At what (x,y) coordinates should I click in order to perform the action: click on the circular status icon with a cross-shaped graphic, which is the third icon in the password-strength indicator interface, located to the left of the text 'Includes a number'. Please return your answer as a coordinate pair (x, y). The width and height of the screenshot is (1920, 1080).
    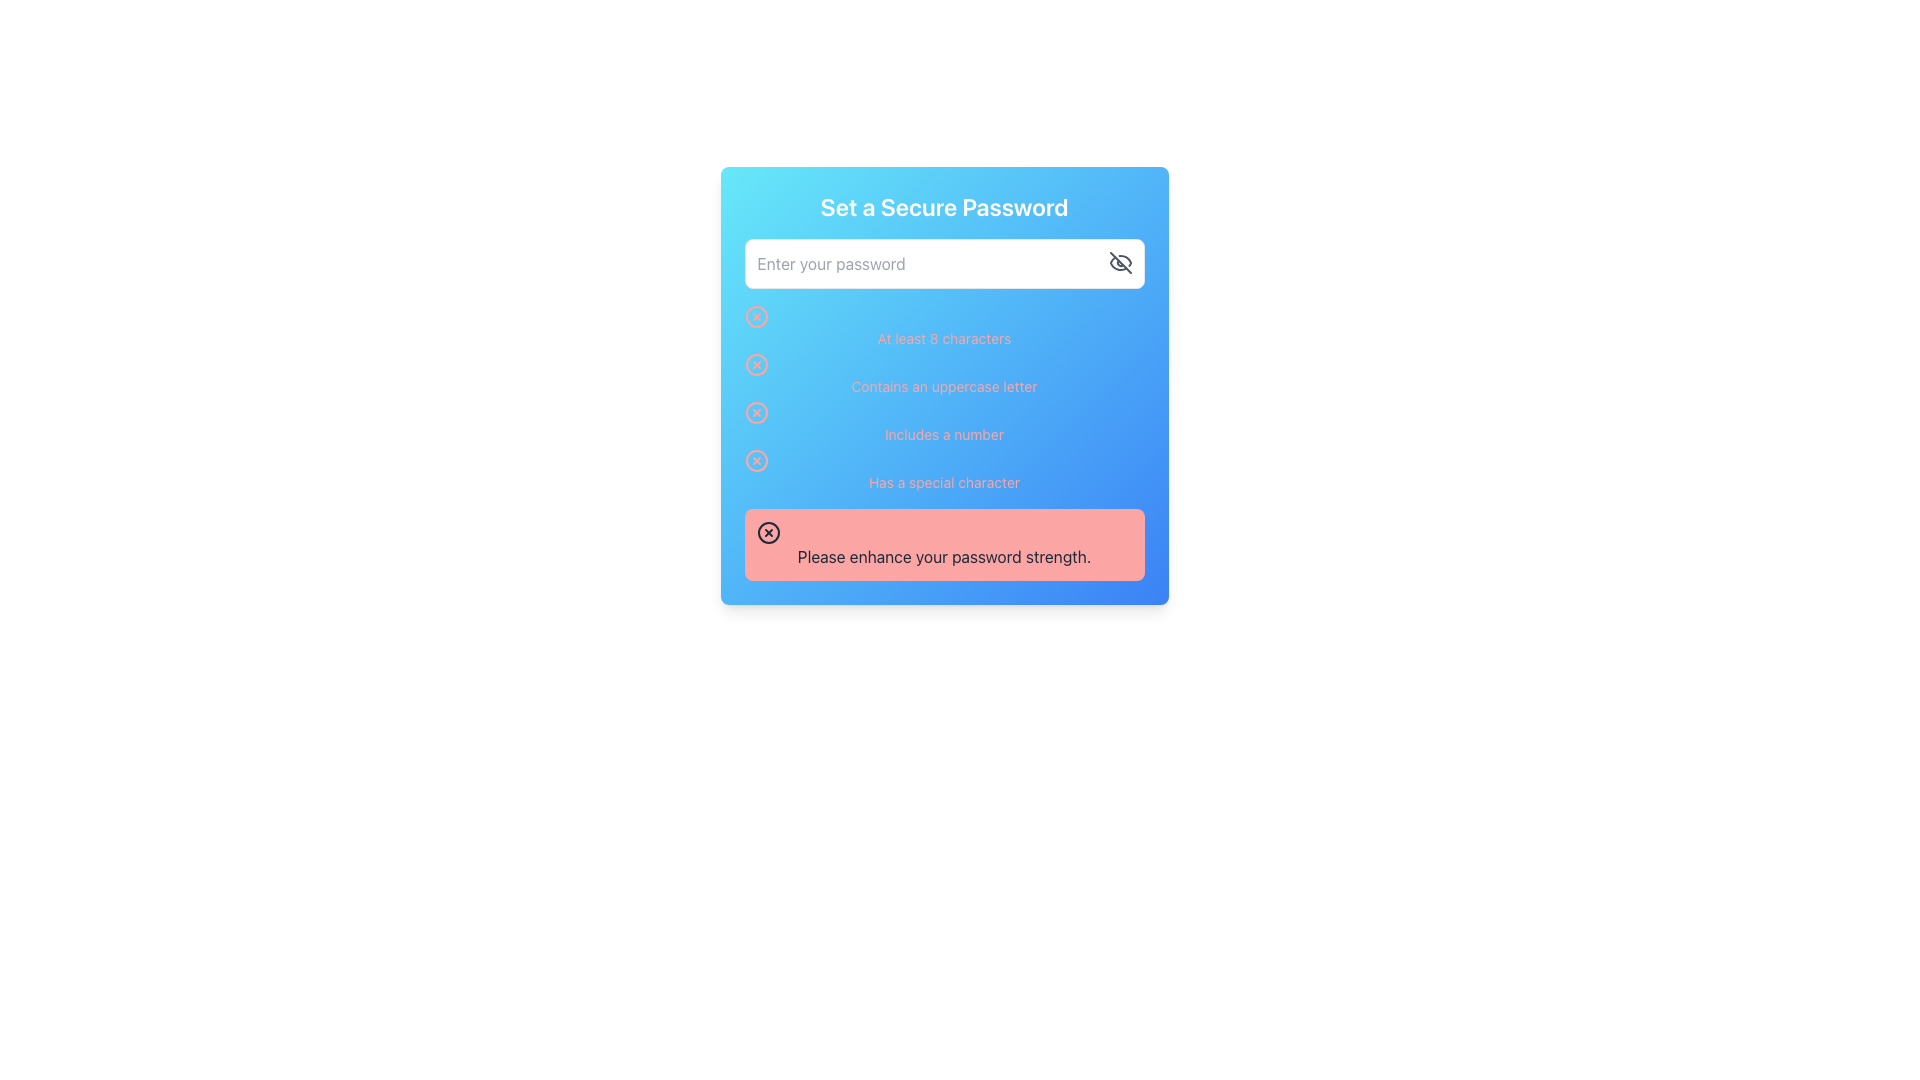
    Looking at the image, I should click on (755, 461).